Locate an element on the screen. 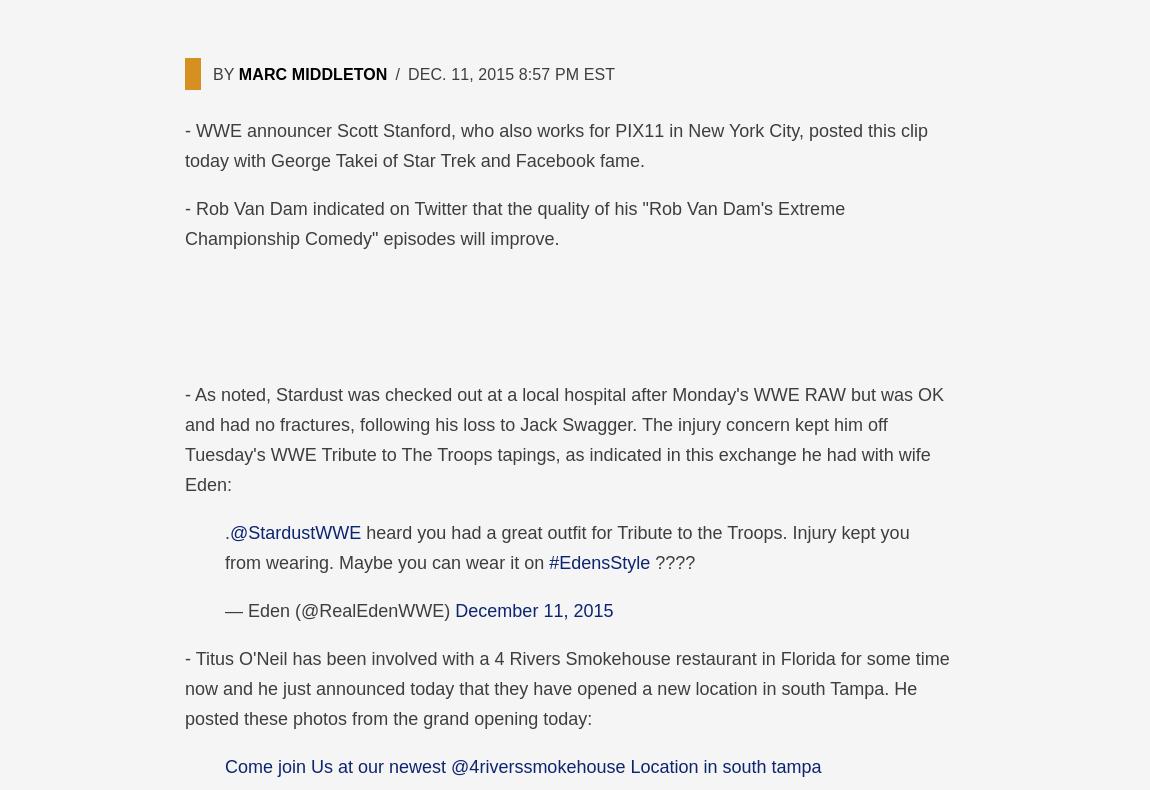  'December 11, 2015' is located at coordinates (533, 610).